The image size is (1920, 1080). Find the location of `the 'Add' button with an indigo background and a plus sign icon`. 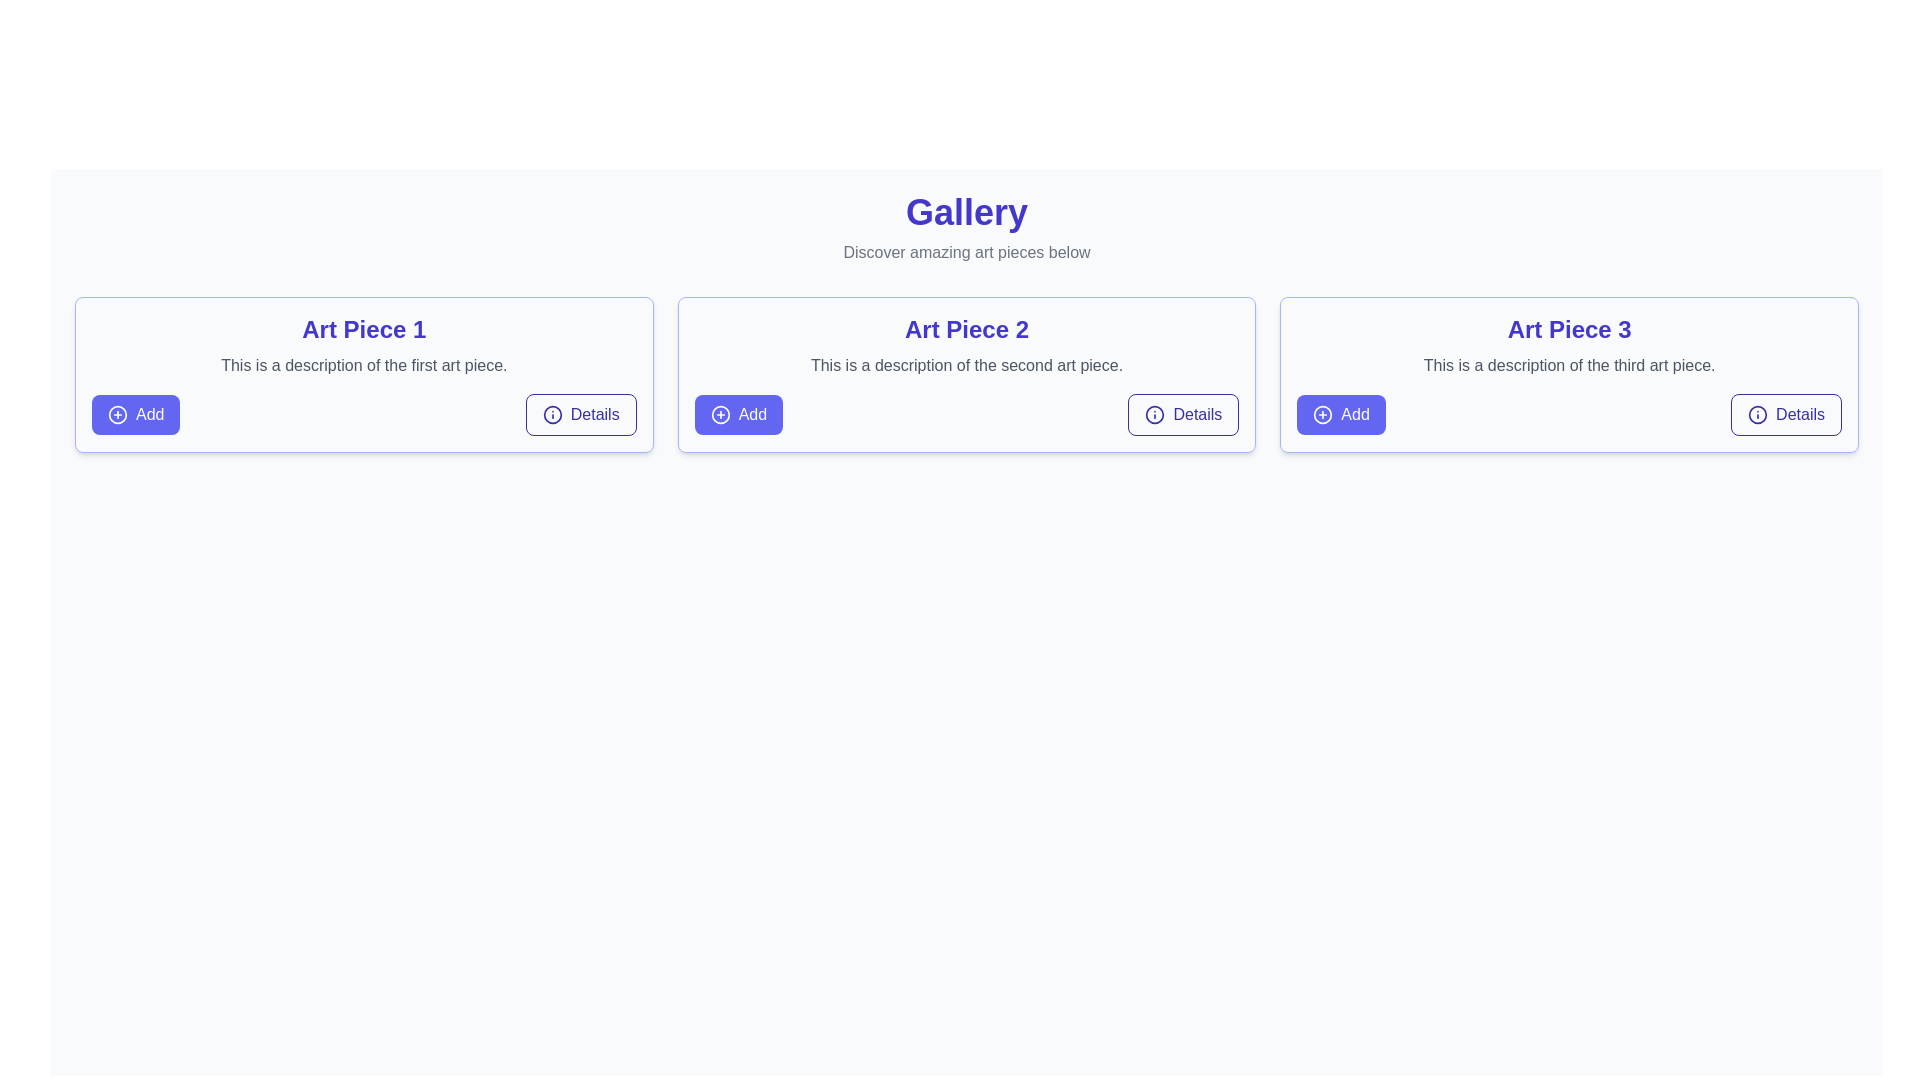

the 'Add' button with an indigo background and a plus sign icon is located at coordinates (1341, 414).